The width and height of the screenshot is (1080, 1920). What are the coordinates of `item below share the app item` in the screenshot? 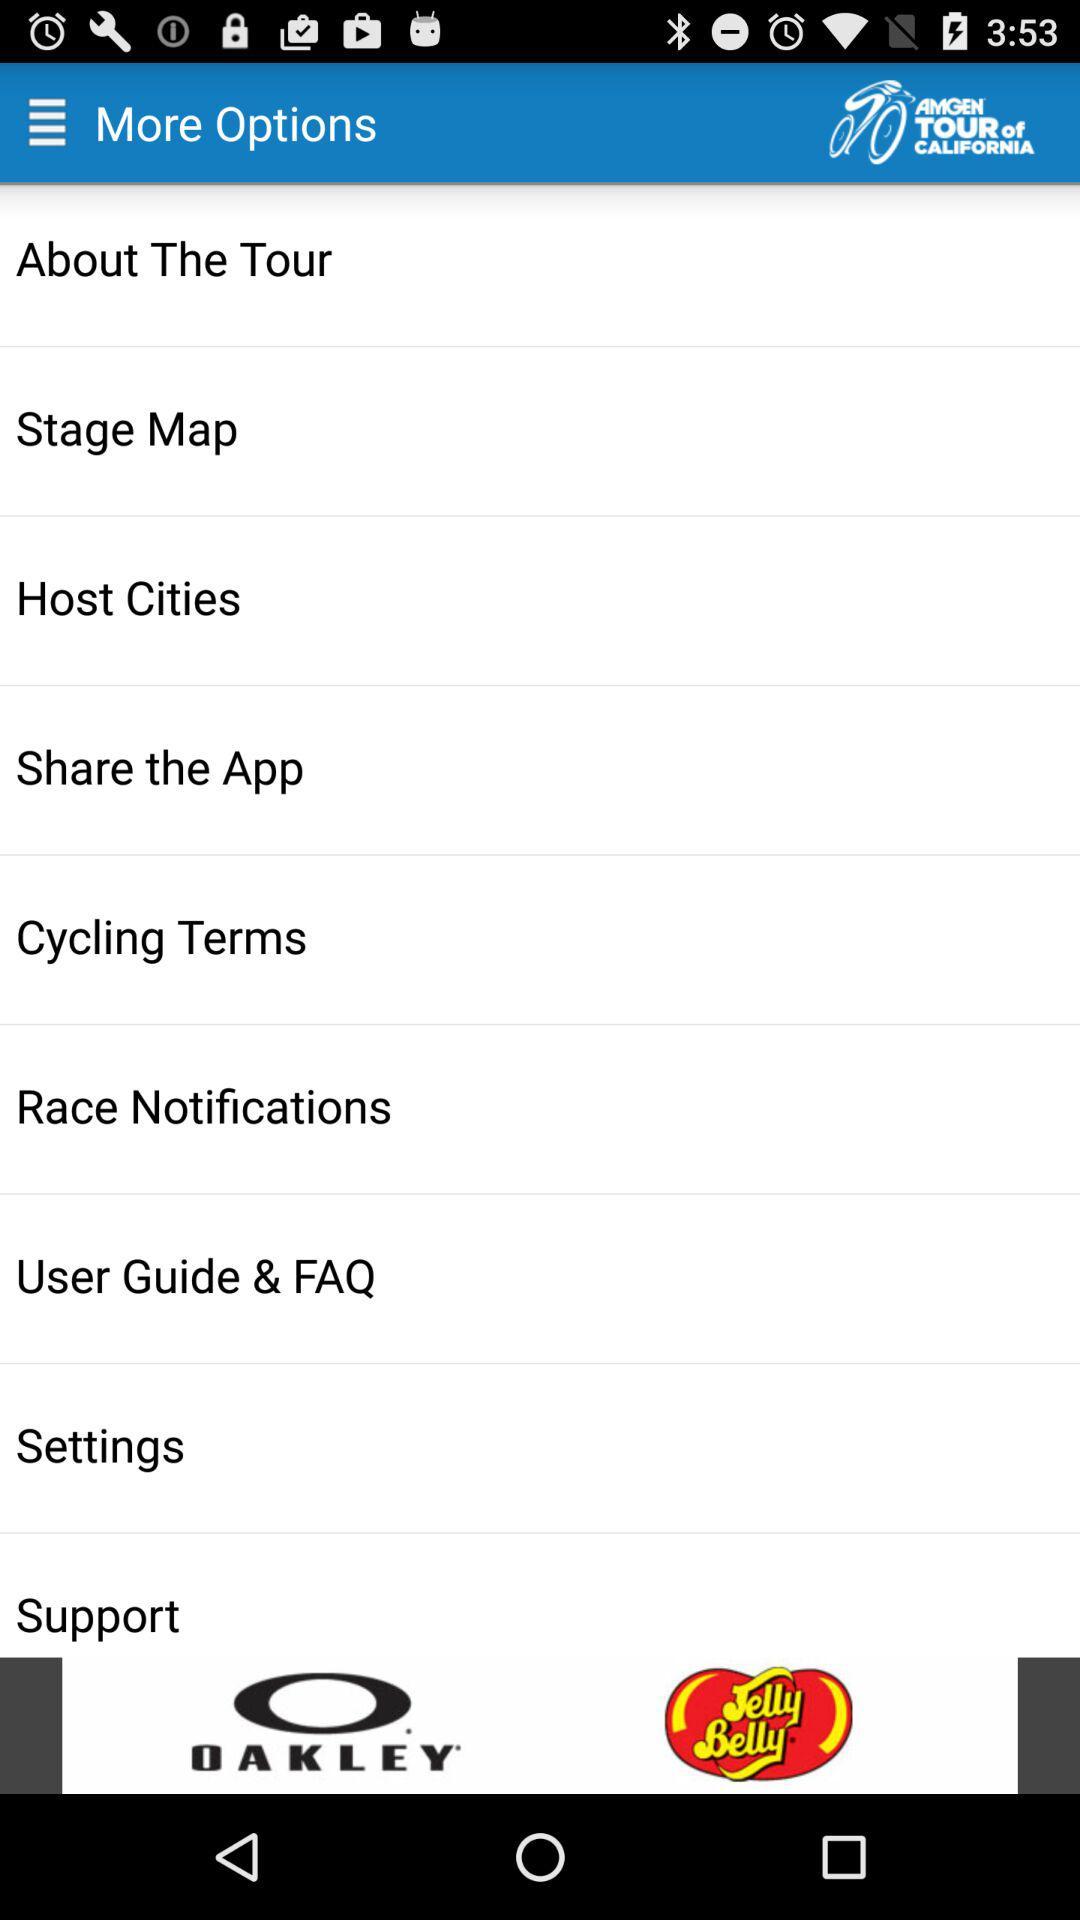 It's located at (542, 934).